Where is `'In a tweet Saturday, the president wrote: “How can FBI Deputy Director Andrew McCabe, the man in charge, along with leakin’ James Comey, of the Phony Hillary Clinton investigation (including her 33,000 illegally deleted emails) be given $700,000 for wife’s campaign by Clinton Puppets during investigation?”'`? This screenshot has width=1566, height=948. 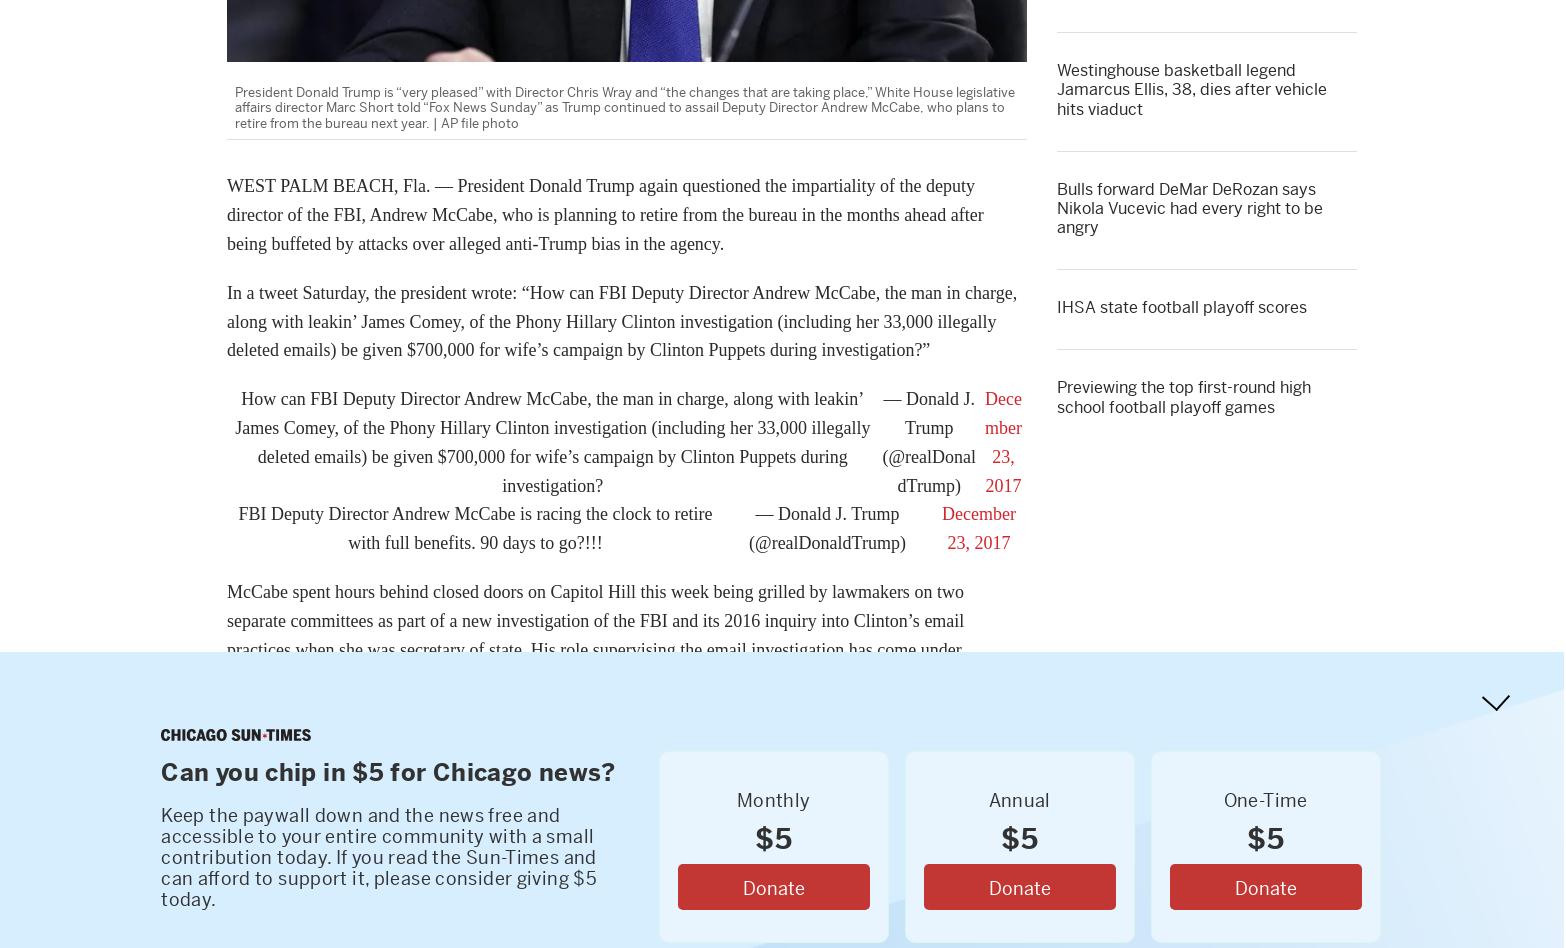
'In a tweet Saturday, the president wrote: “How can FBI Deputy Director Andrew McCabe, the man in charge, along with leakin’ James Comey, of the Phony Hillary Clinton investigation (including her 33,000 illegally deleted emails) be given $700,000 for wife’s campaign by Clinton Puppets during investigation?”' is located at coordinates (621, 320).